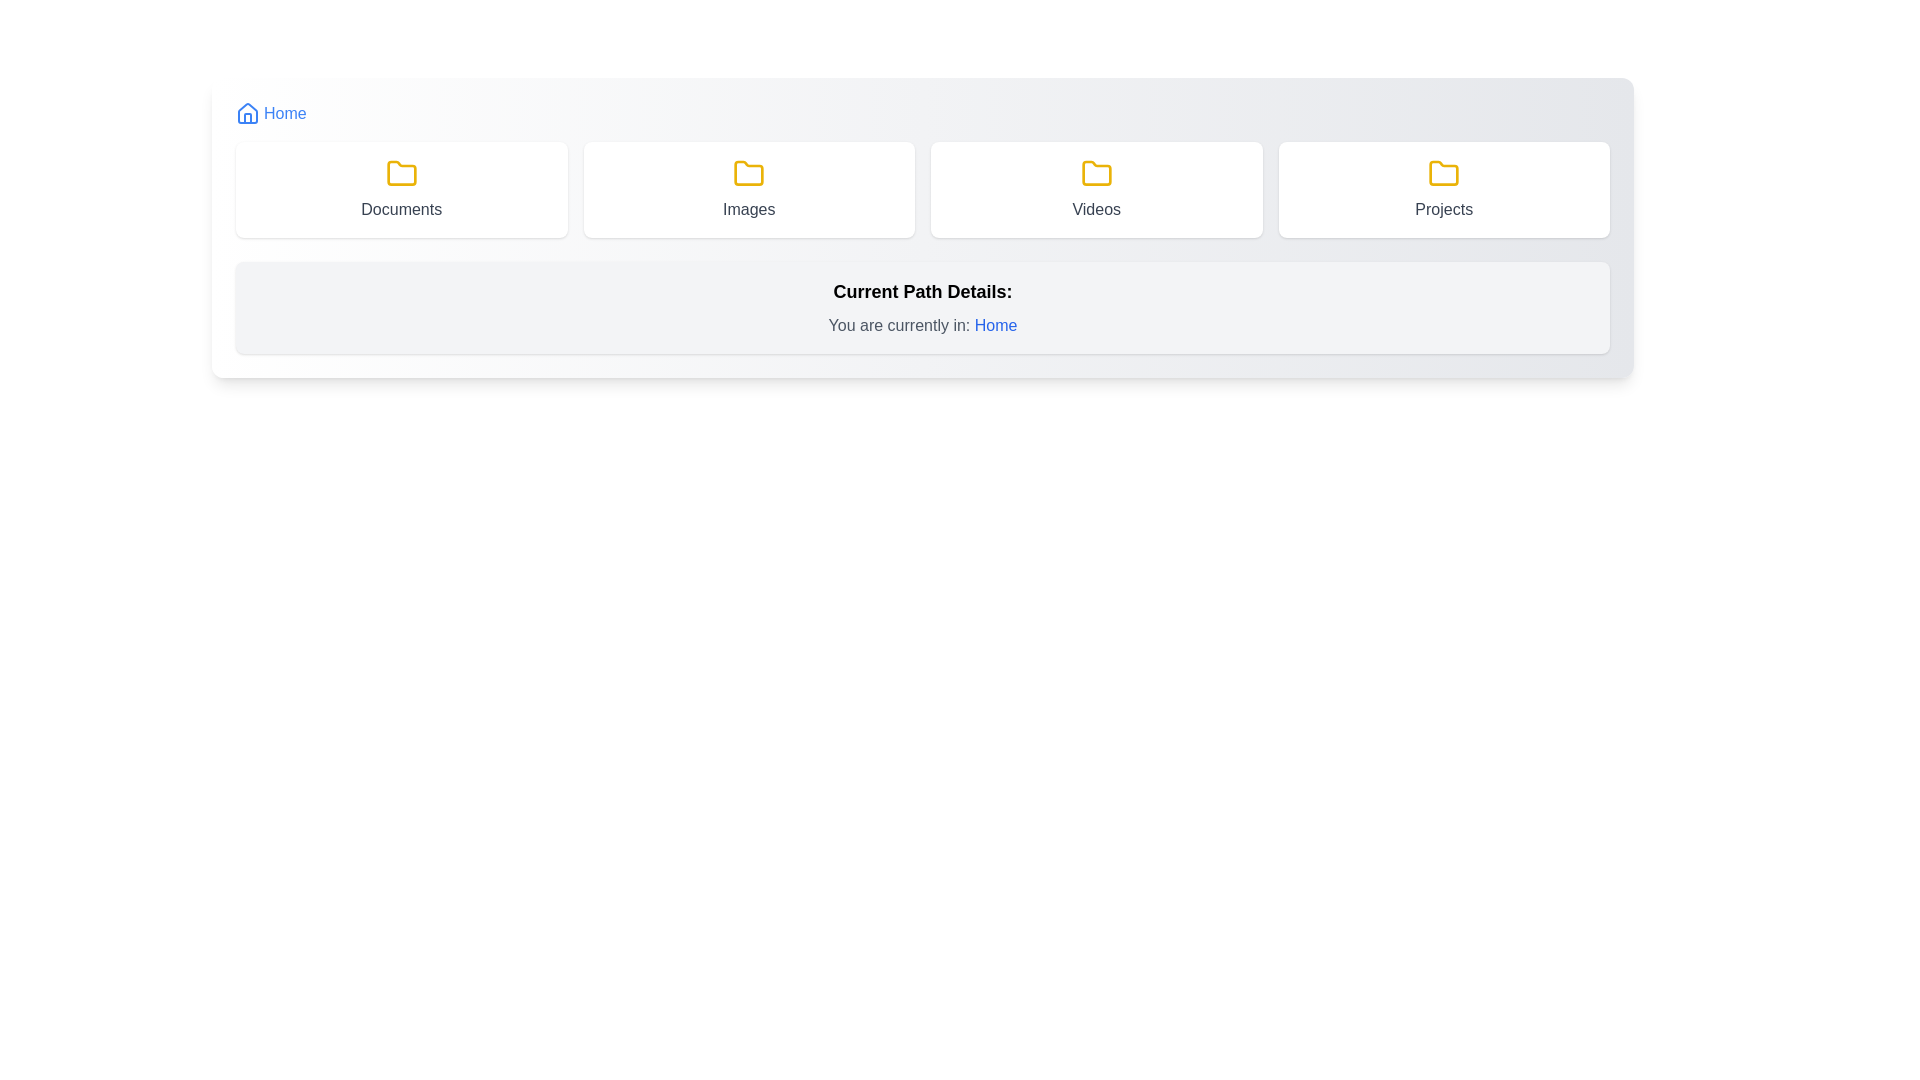 The image size is (1920, 1080). I want to click on the 'Images' button, which is a card-style component featuring a yellow folder icon and the word 'Images' underneath it, positioned in a horizontal grid between 'Documents' and 'Videos', so click(748, 189).